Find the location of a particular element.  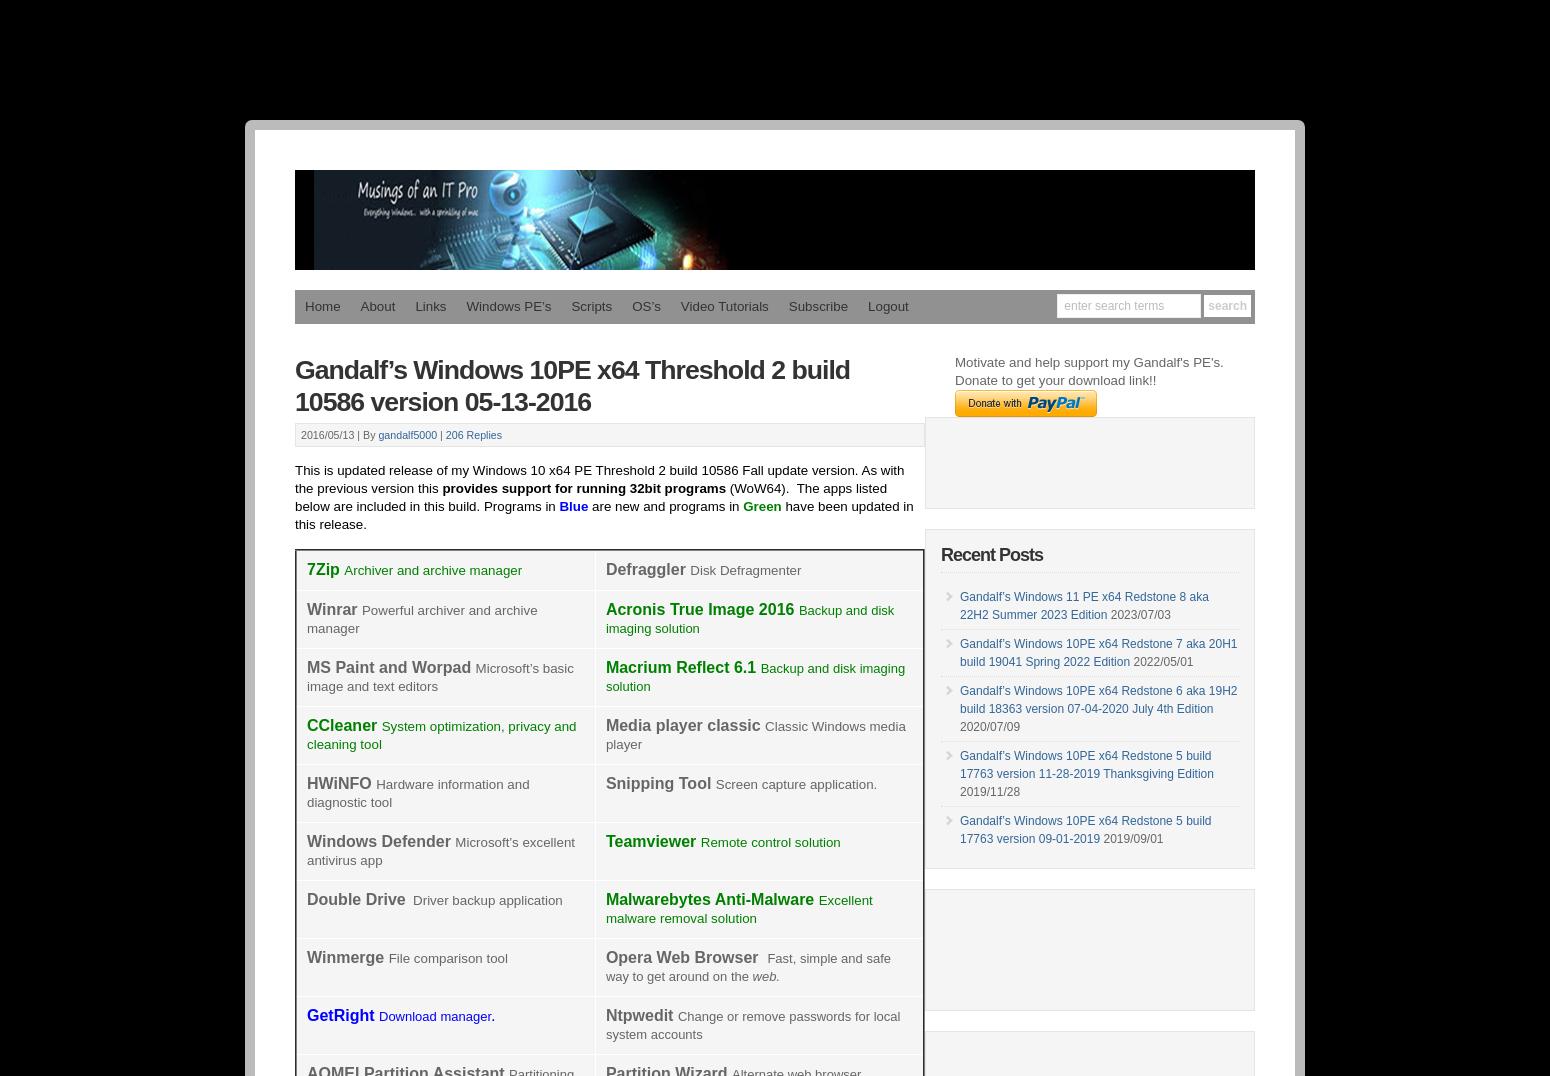

'OS’s' is located at coordinates (645, 305).